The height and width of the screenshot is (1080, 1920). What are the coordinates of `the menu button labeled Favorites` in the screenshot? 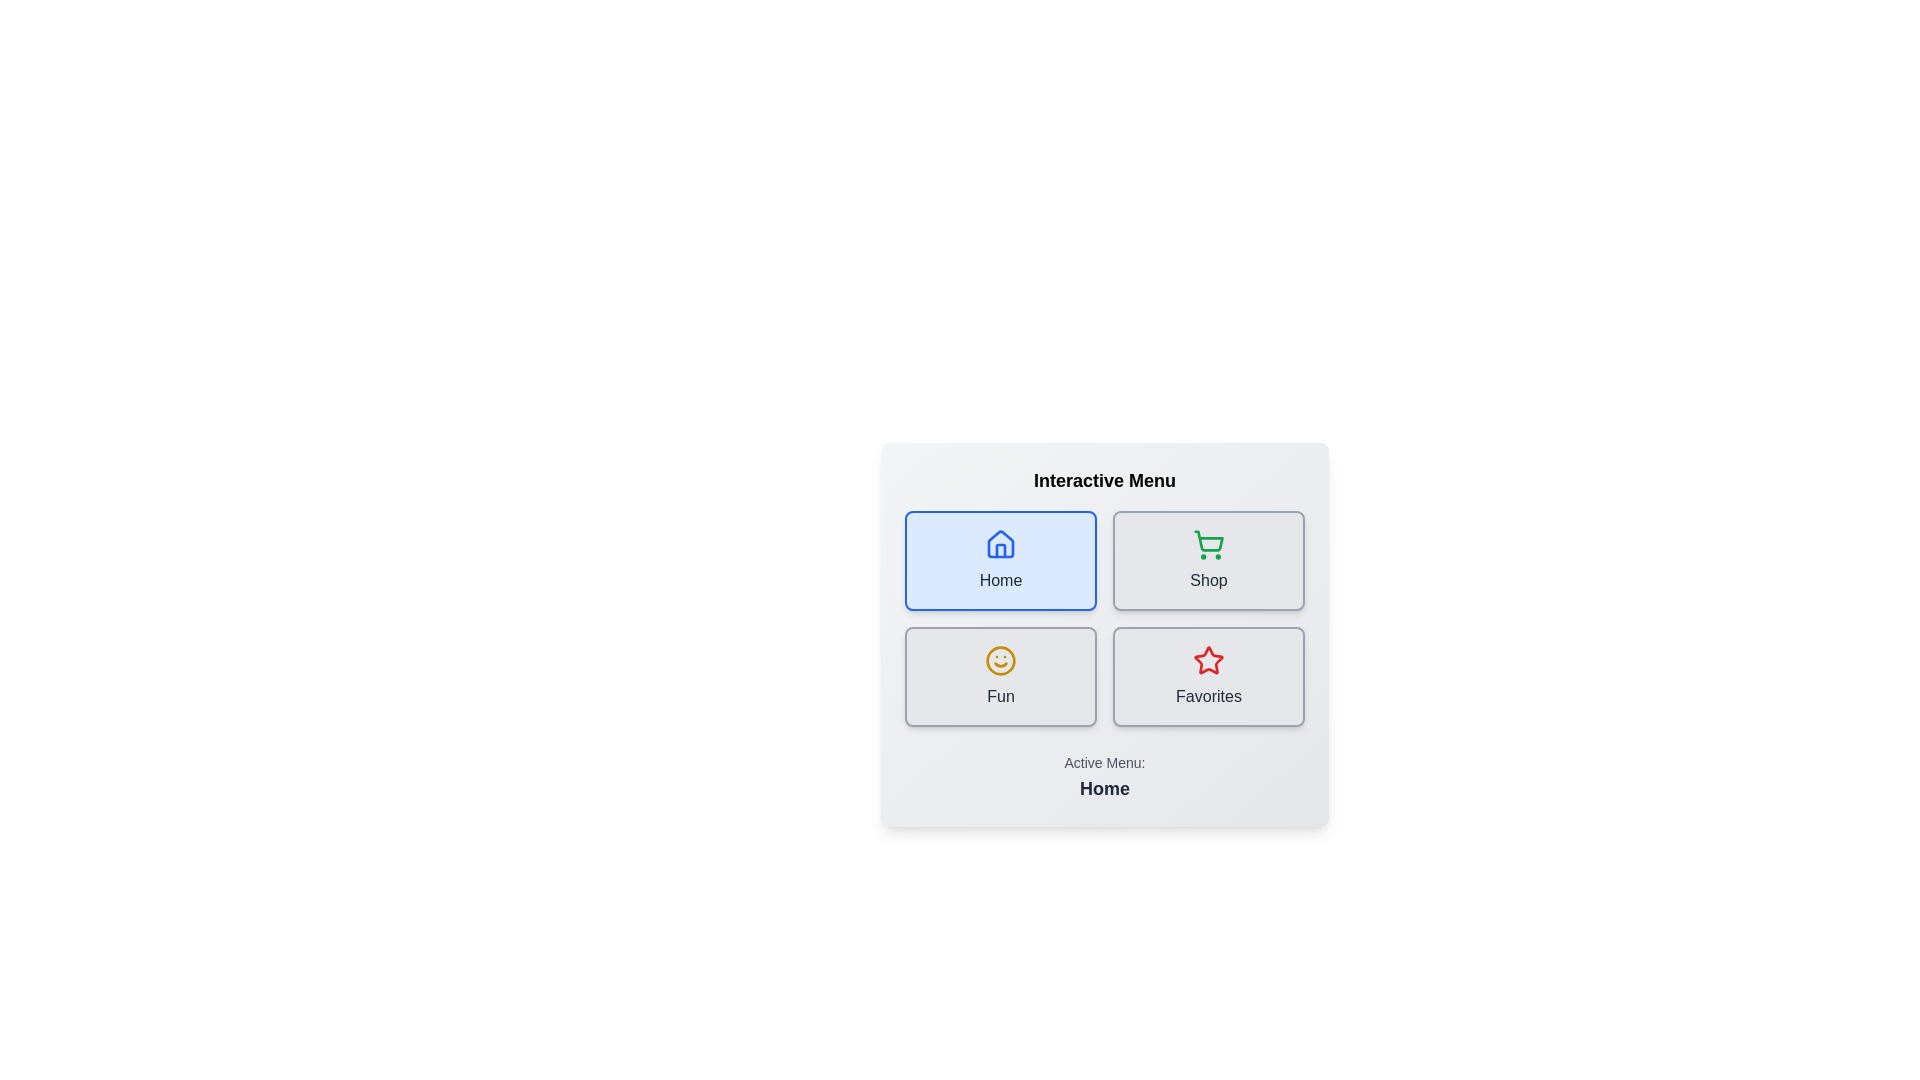 It's located at (1208, 676).